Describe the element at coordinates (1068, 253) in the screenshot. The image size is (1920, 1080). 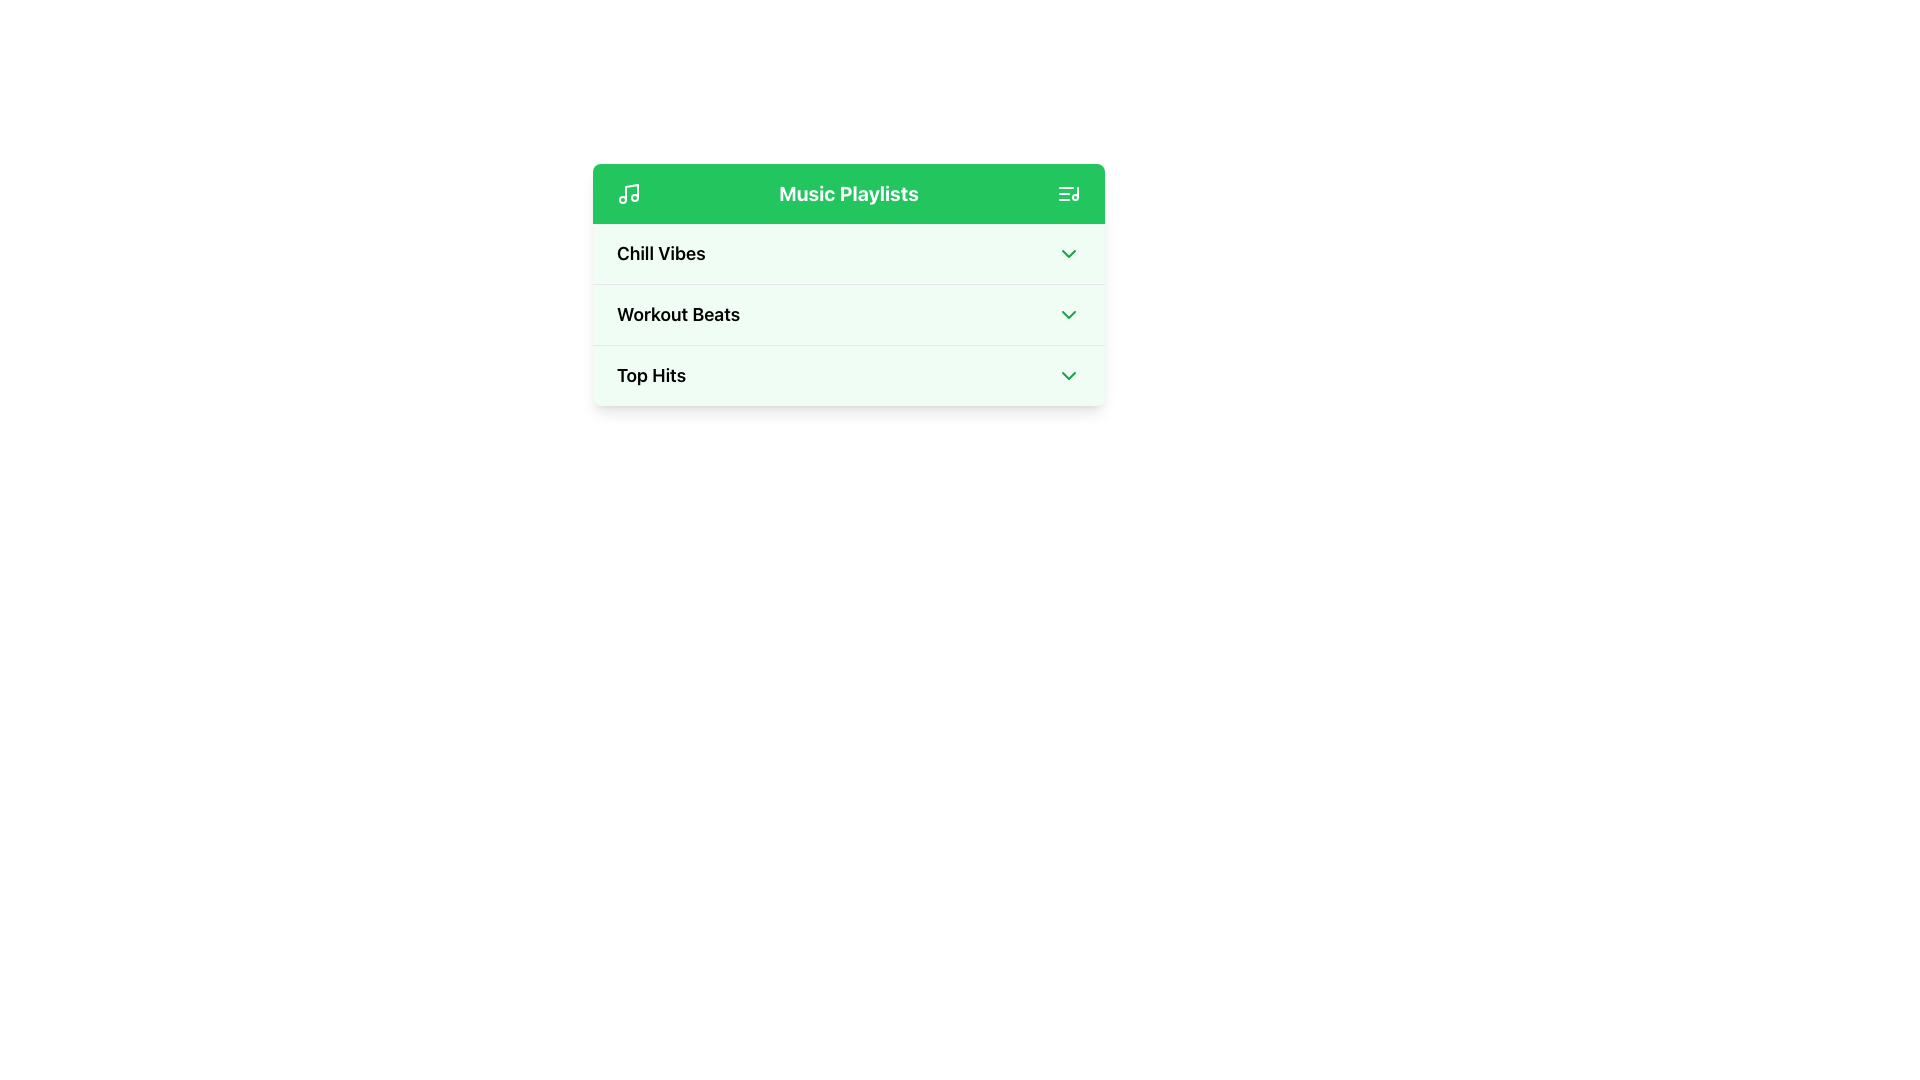
I see `the dropdown toggle icon button located to the right of 'Chill Vibes' in the Music Playlists section` at that location.